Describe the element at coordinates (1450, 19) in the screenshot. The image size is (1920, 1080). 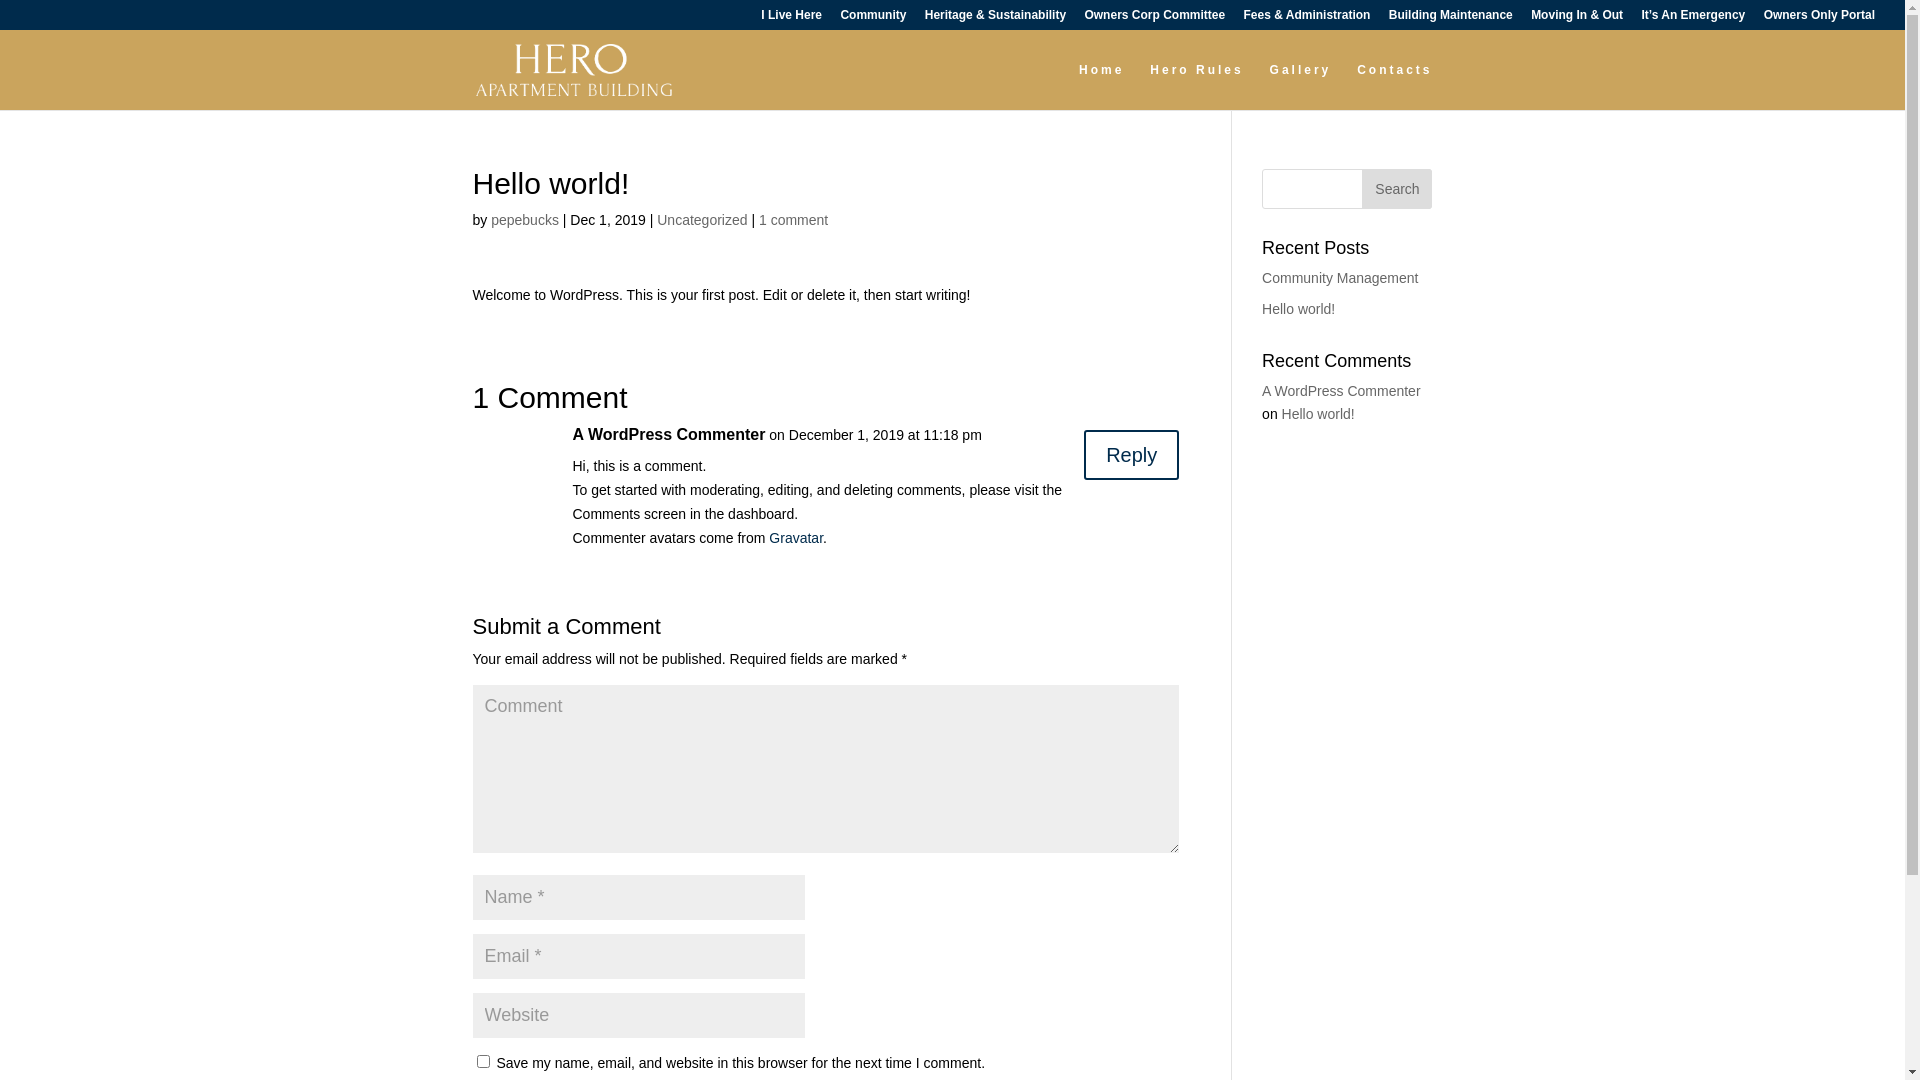
I see `'Building Maintenance'` at that location.